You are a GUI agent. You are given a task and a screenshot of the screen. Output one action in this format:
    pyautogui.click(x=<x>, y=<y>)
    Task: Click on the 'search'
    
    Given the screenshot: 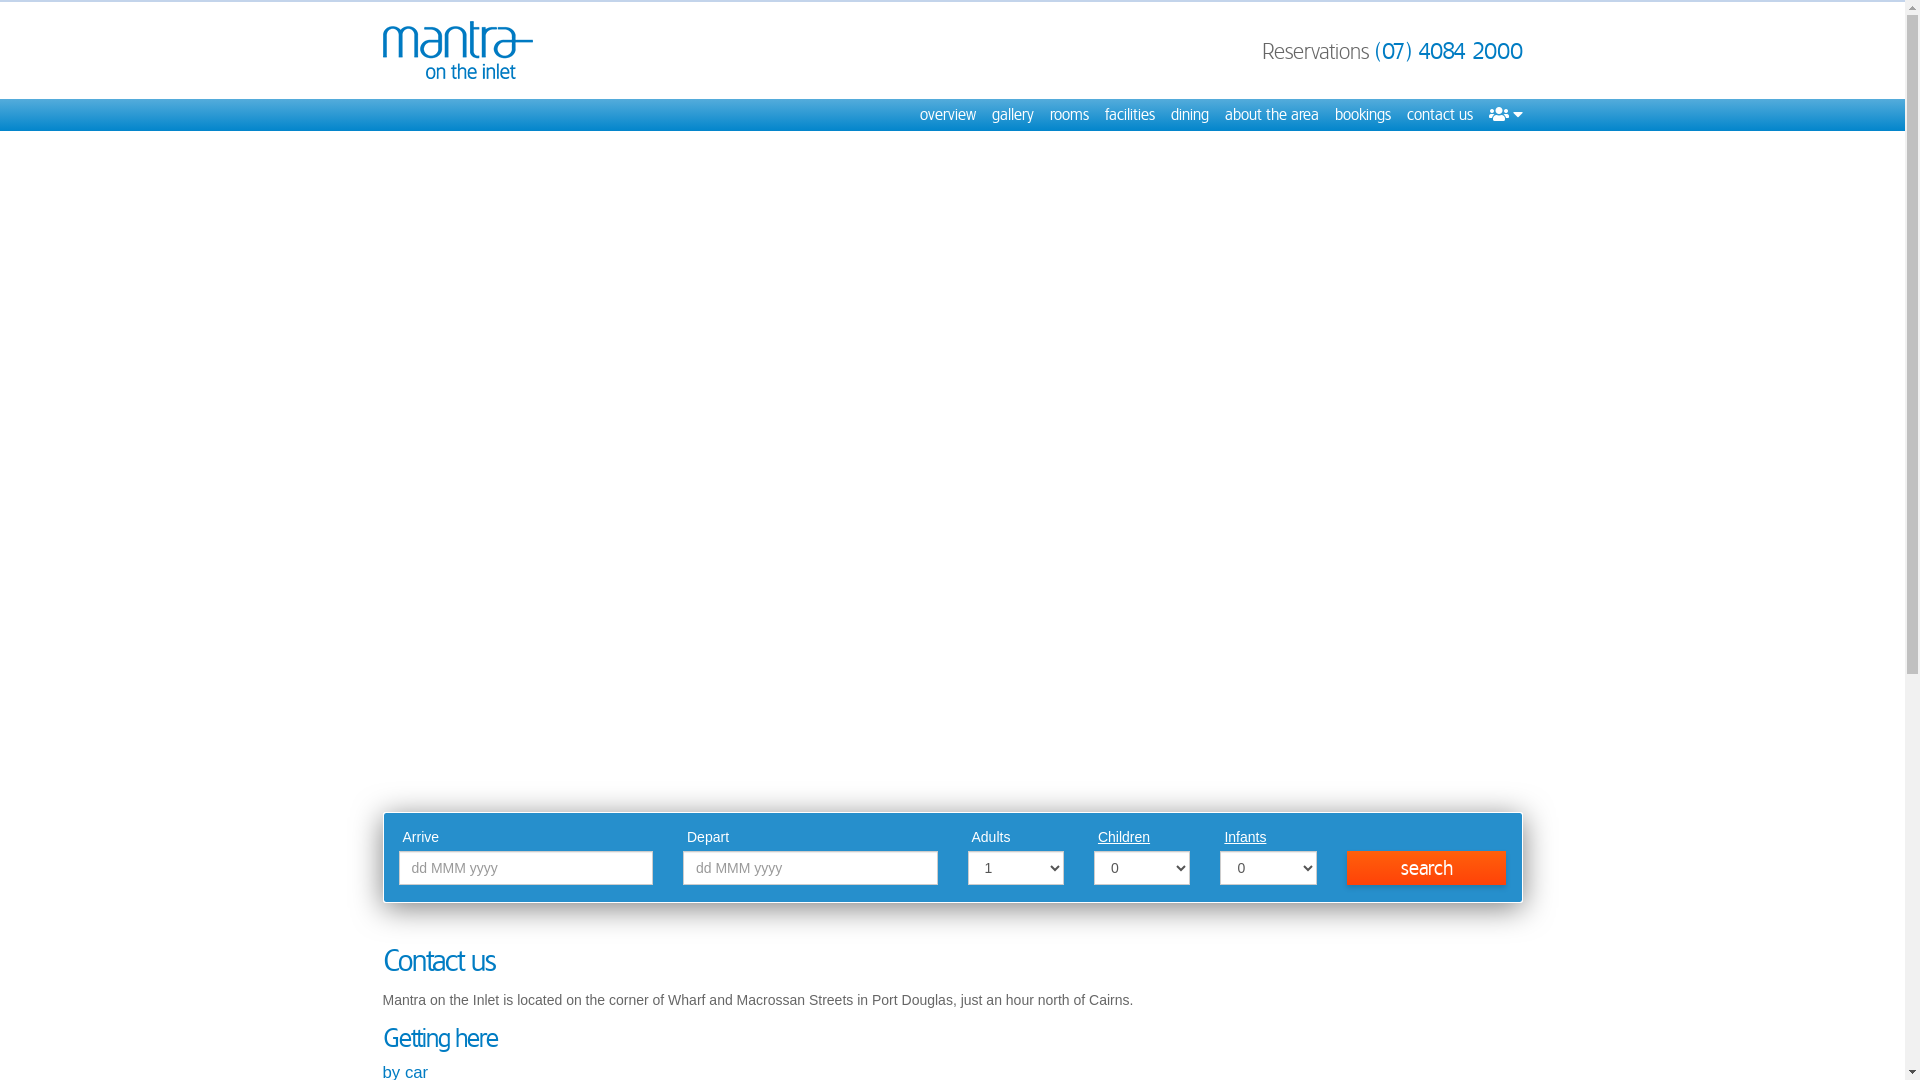 What is the action you would take?
    pyautogui.click(x=1425, y=866)
    